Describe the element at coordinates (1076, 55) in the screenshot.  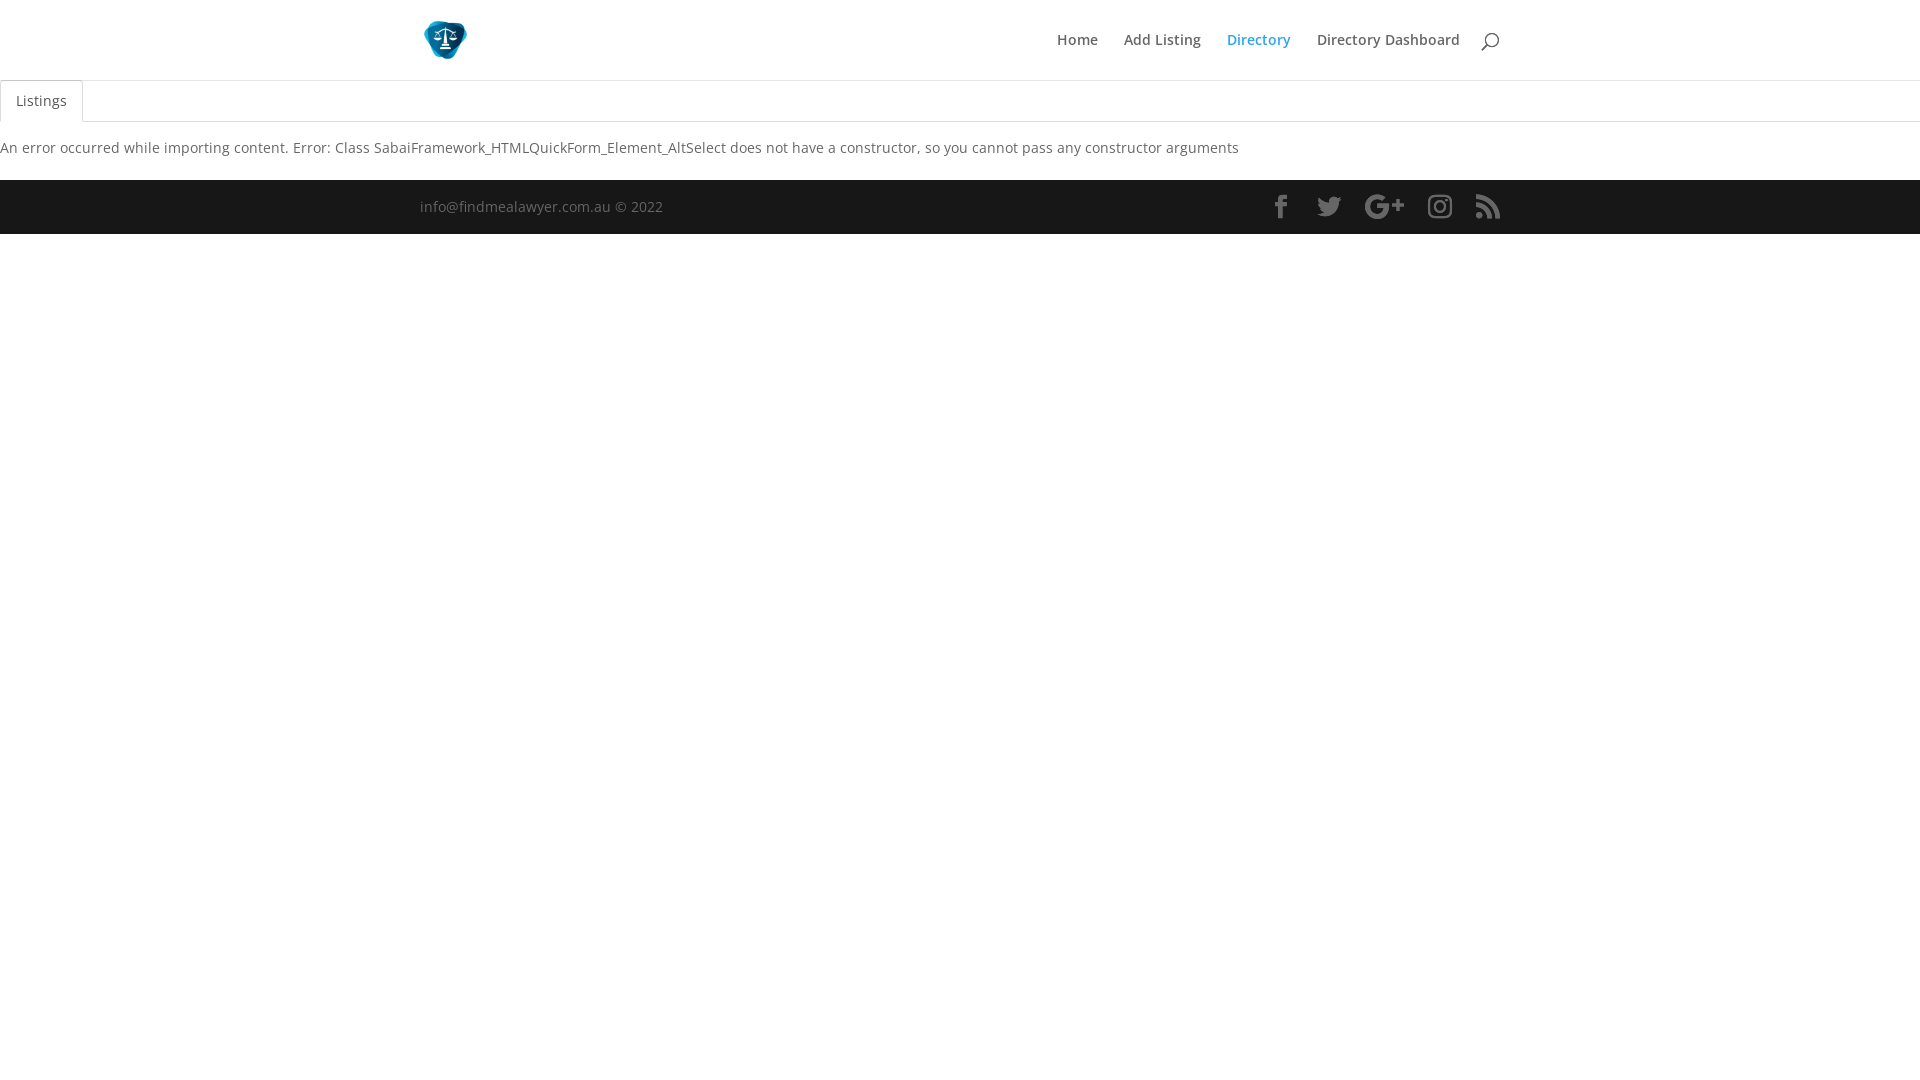
I see `'Home'` at that location.